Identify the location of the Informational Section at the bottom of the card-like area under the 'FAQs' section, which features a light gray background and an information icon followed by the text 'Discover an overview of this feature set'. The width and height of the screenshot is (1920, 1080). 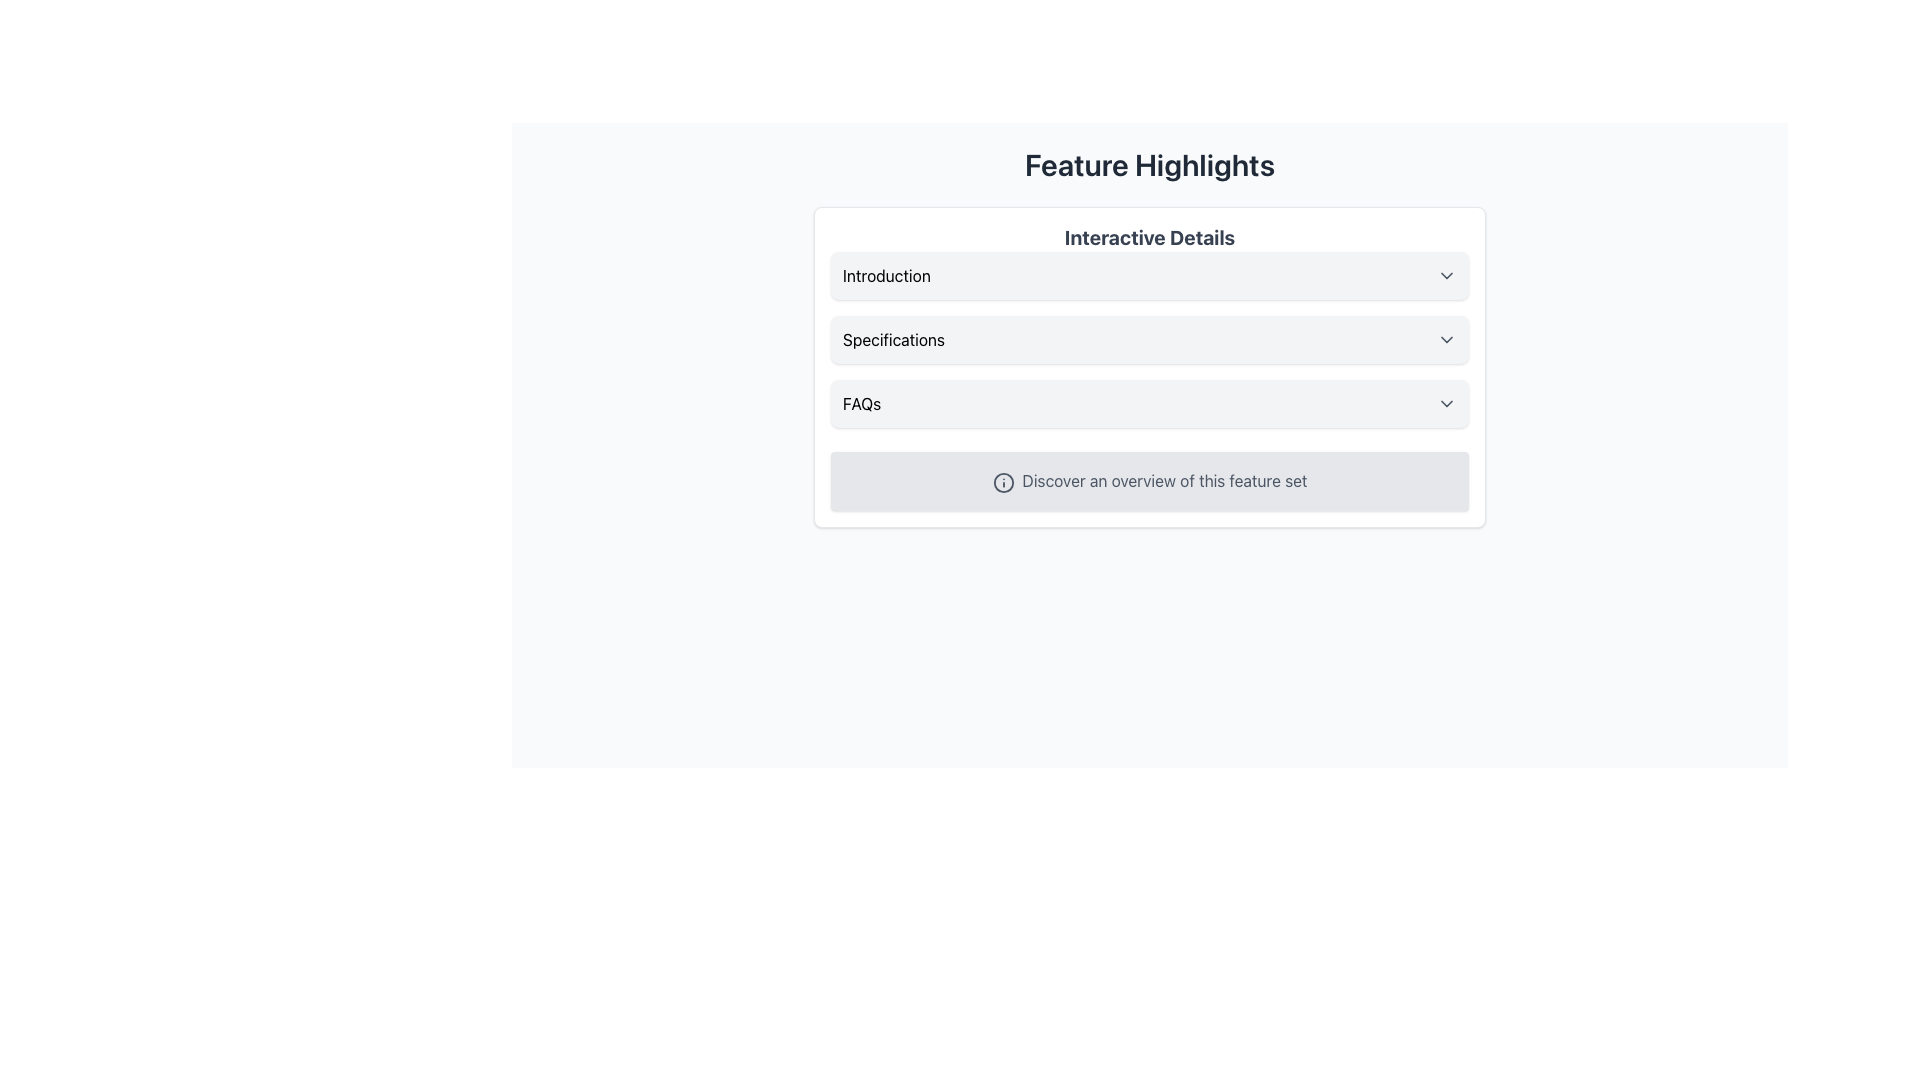
(1150, 481).